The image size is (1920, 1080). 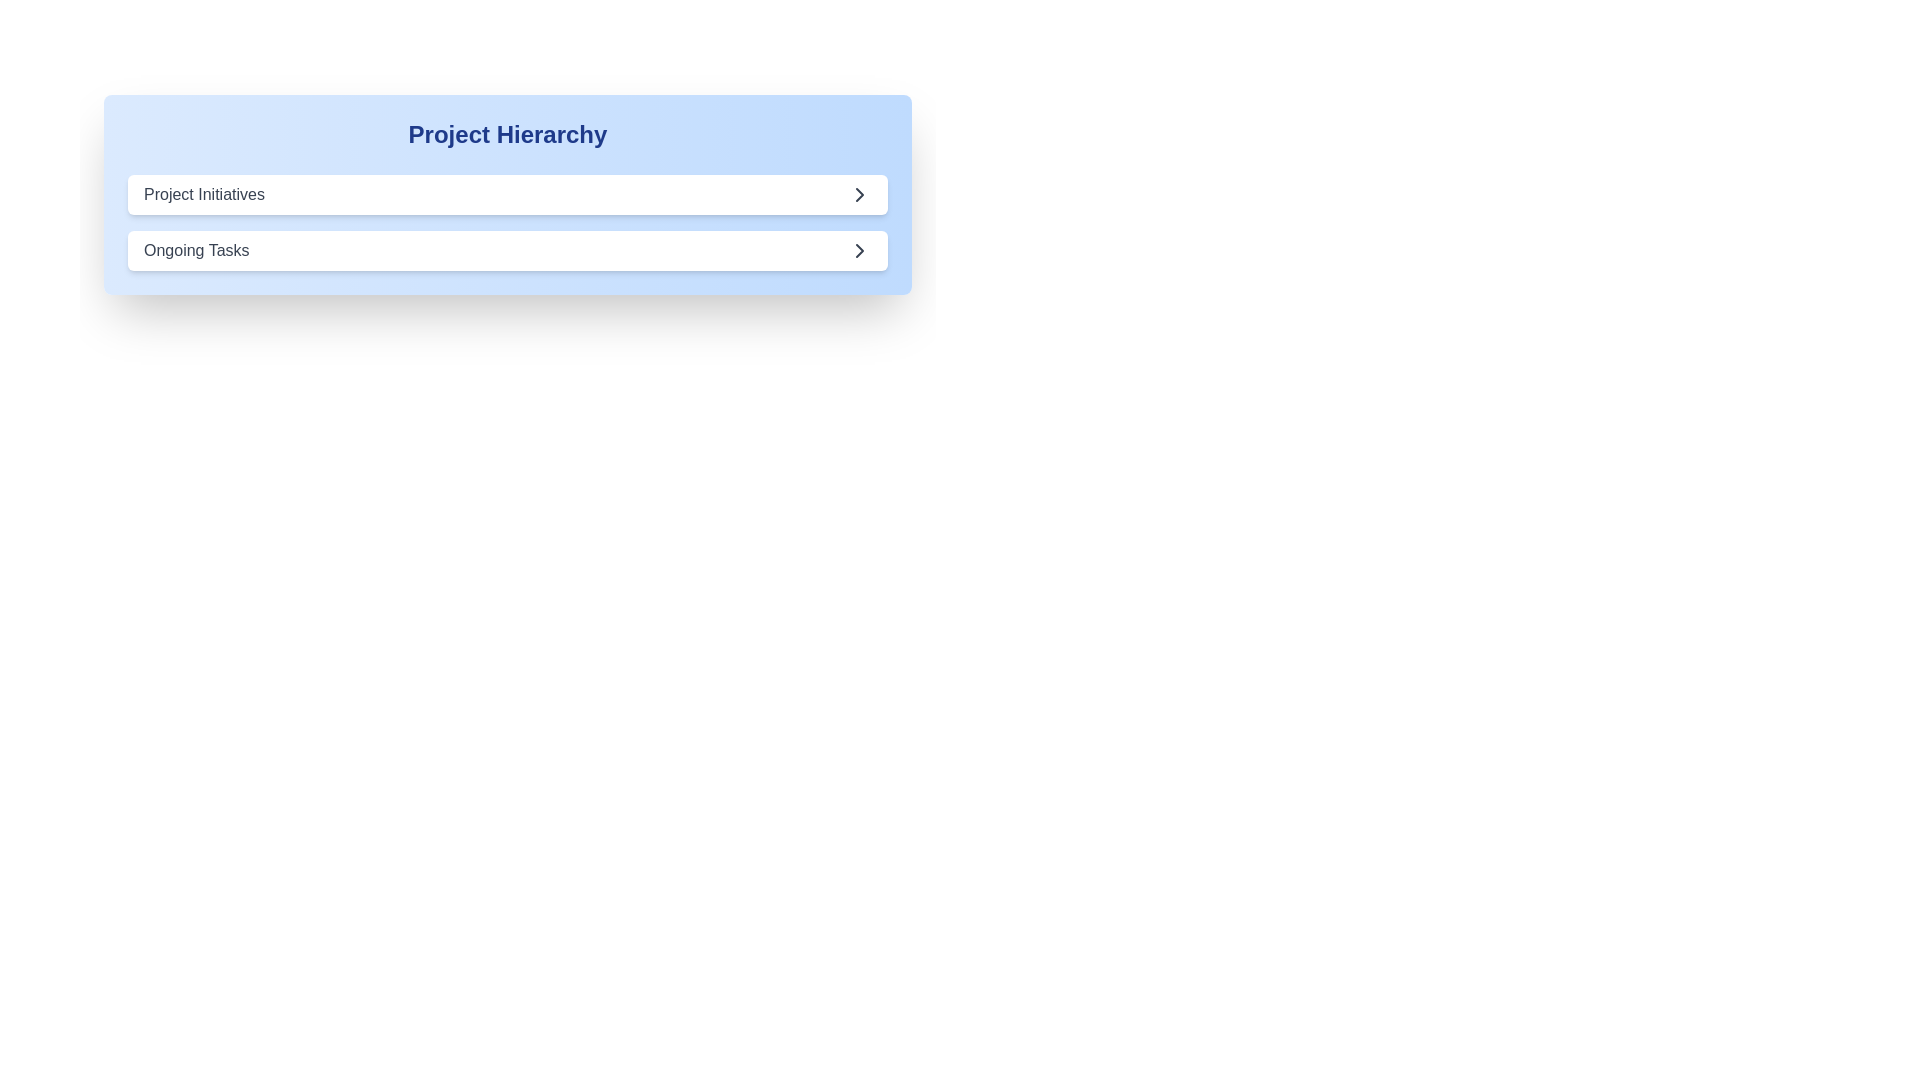 What do you see at coordinates (859, 195) in the screenshot?
I see `the icon located at the right end of the top list item under the 'Project Hierarchy' heading` at bounding box center [859, 195].